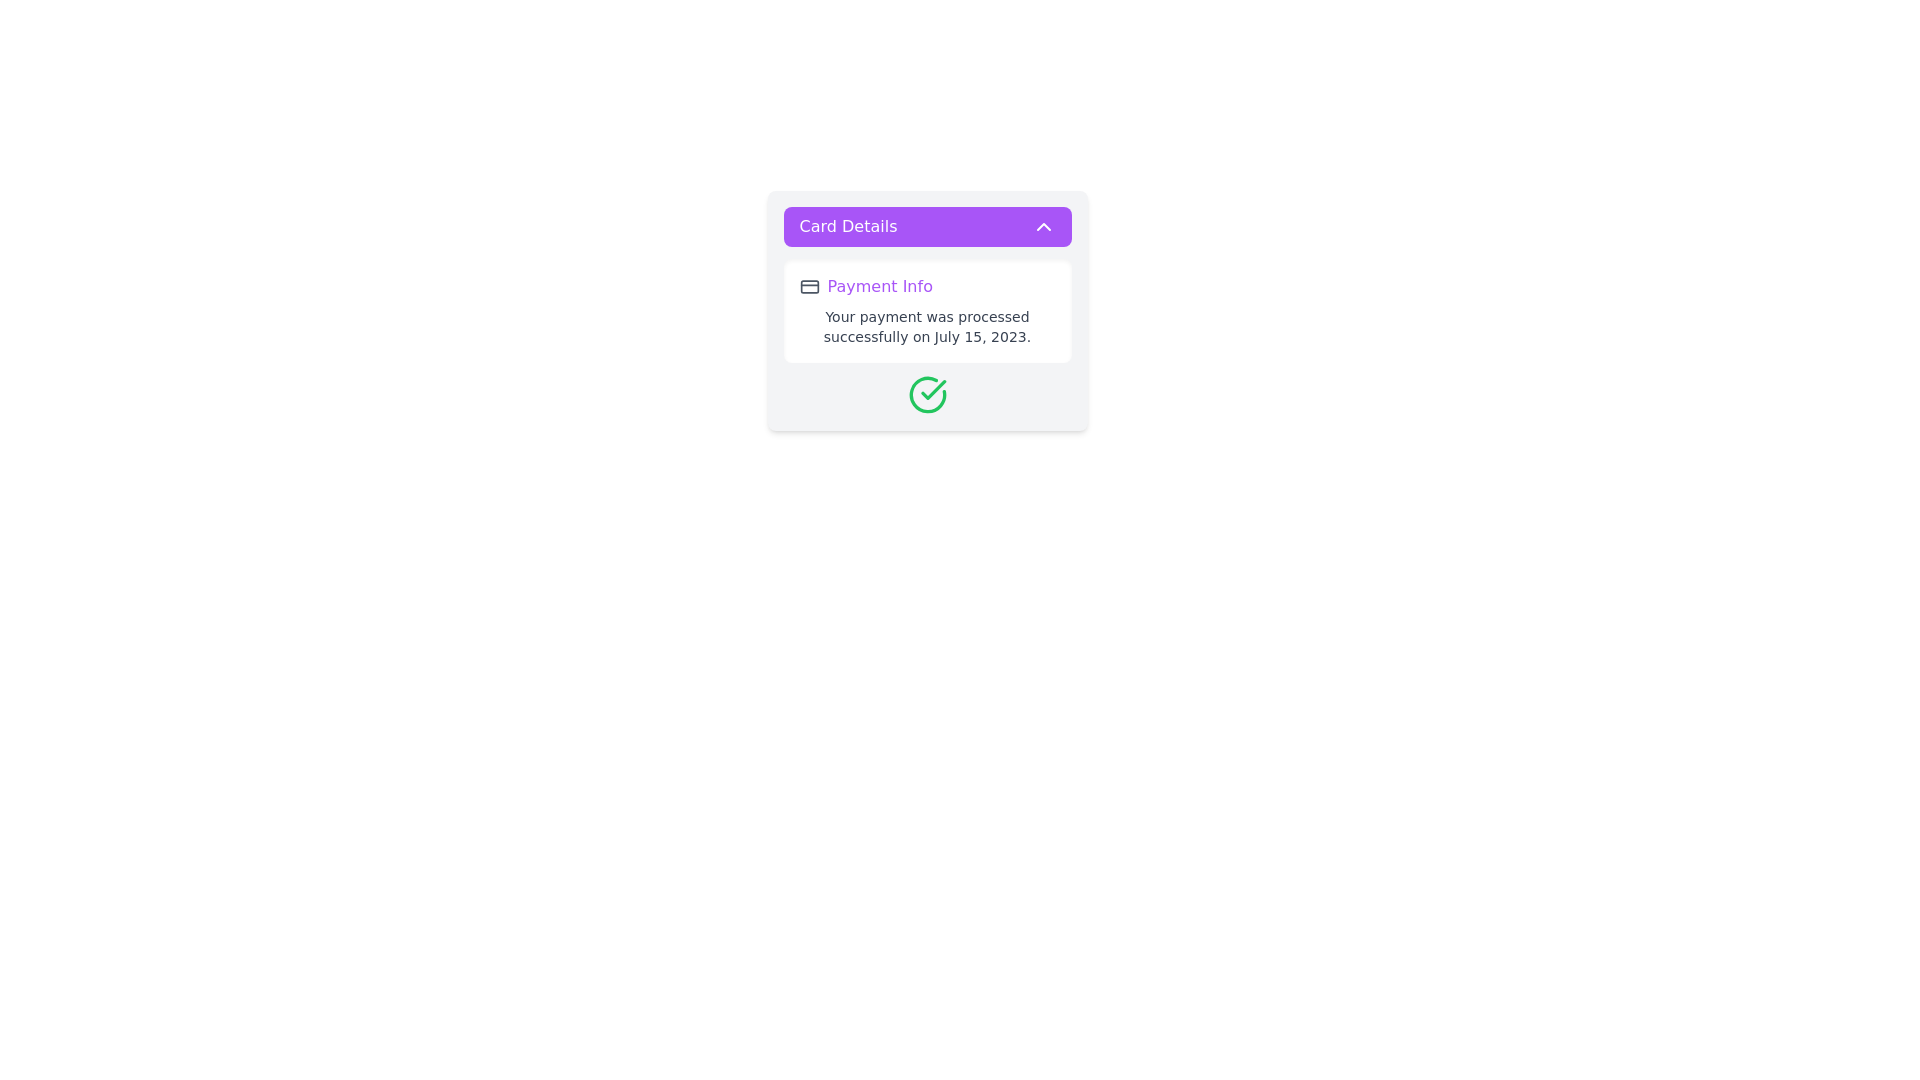 The image size is (1920, 1080). Describe the element at coordinates (926, 326) in the screenshot. I see `the confirmation information text label located beneath the 'Payment Info' heading, which conveys details about a successful payment` at that location.